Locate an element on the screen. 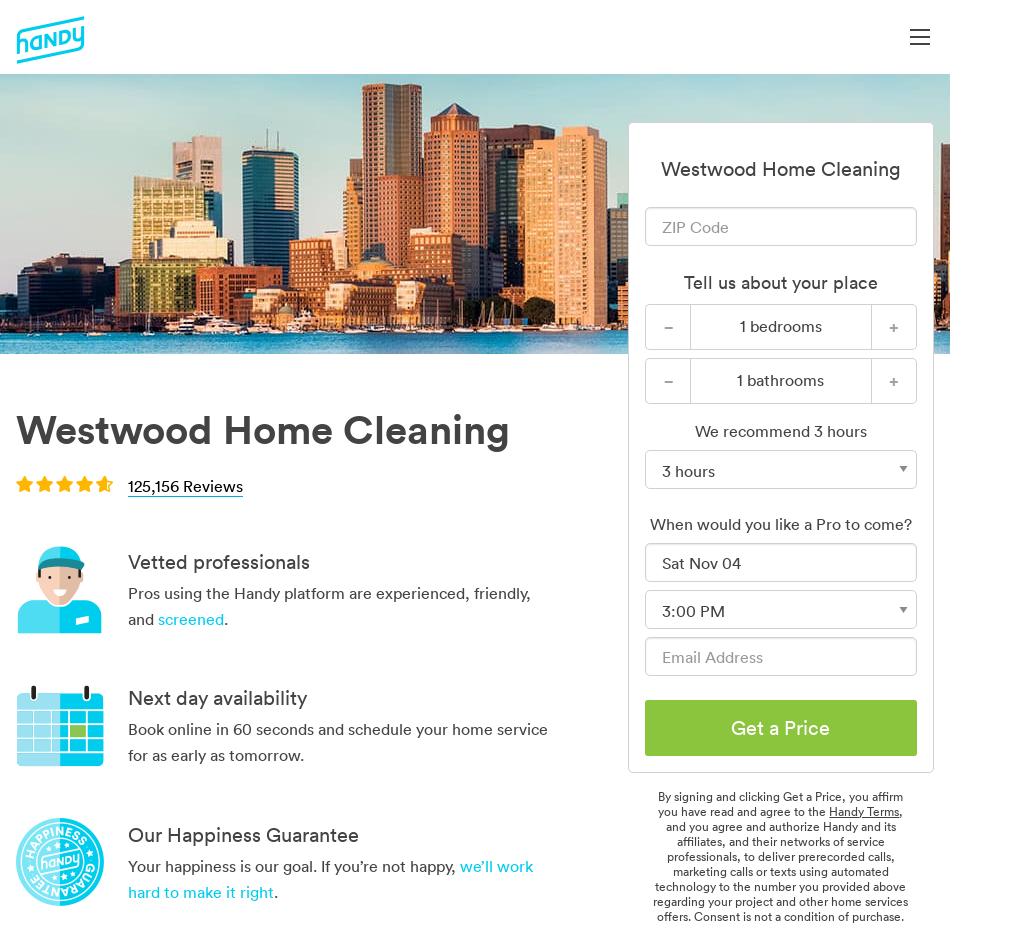 This screenshot has width=1024, height=936. 'we’ll work hard to make it right' is located at coordinates (128, 877).